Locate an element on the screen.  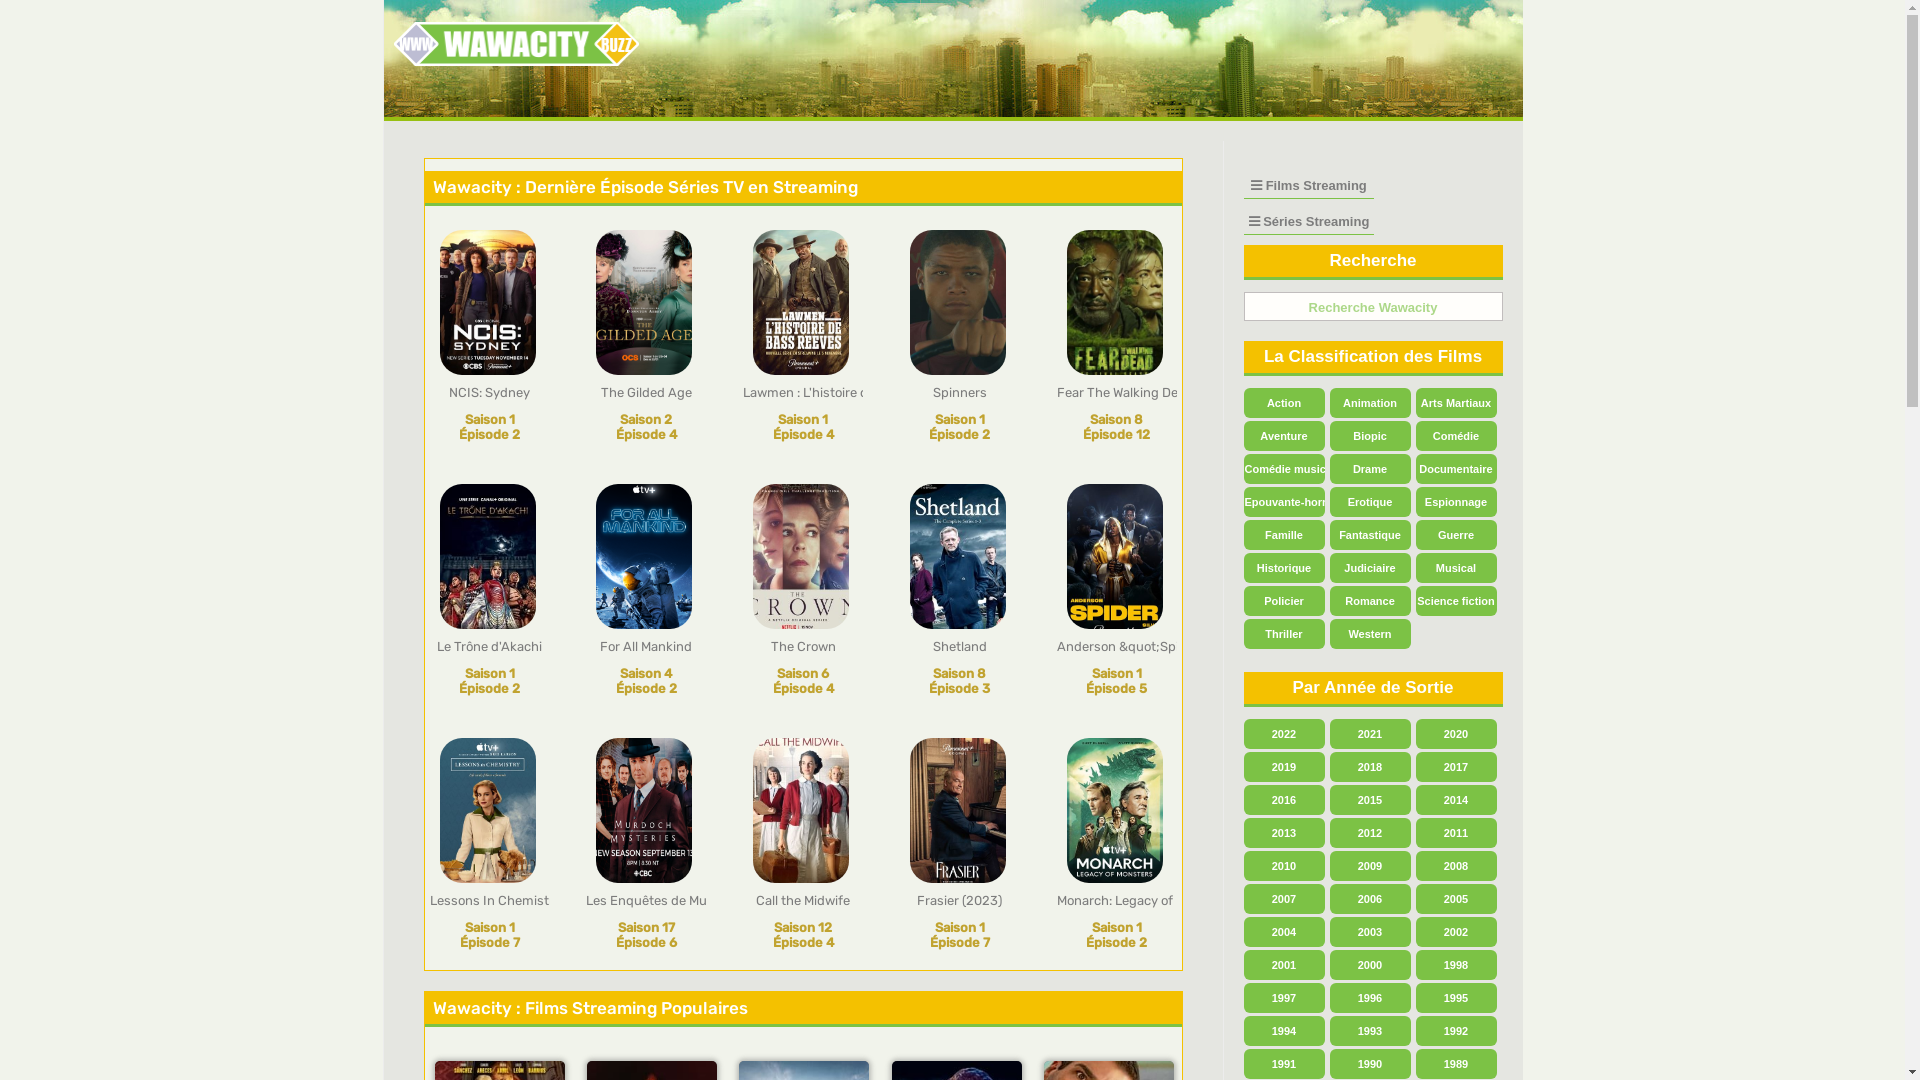
'2007' is located at coordinates (1284, 897).